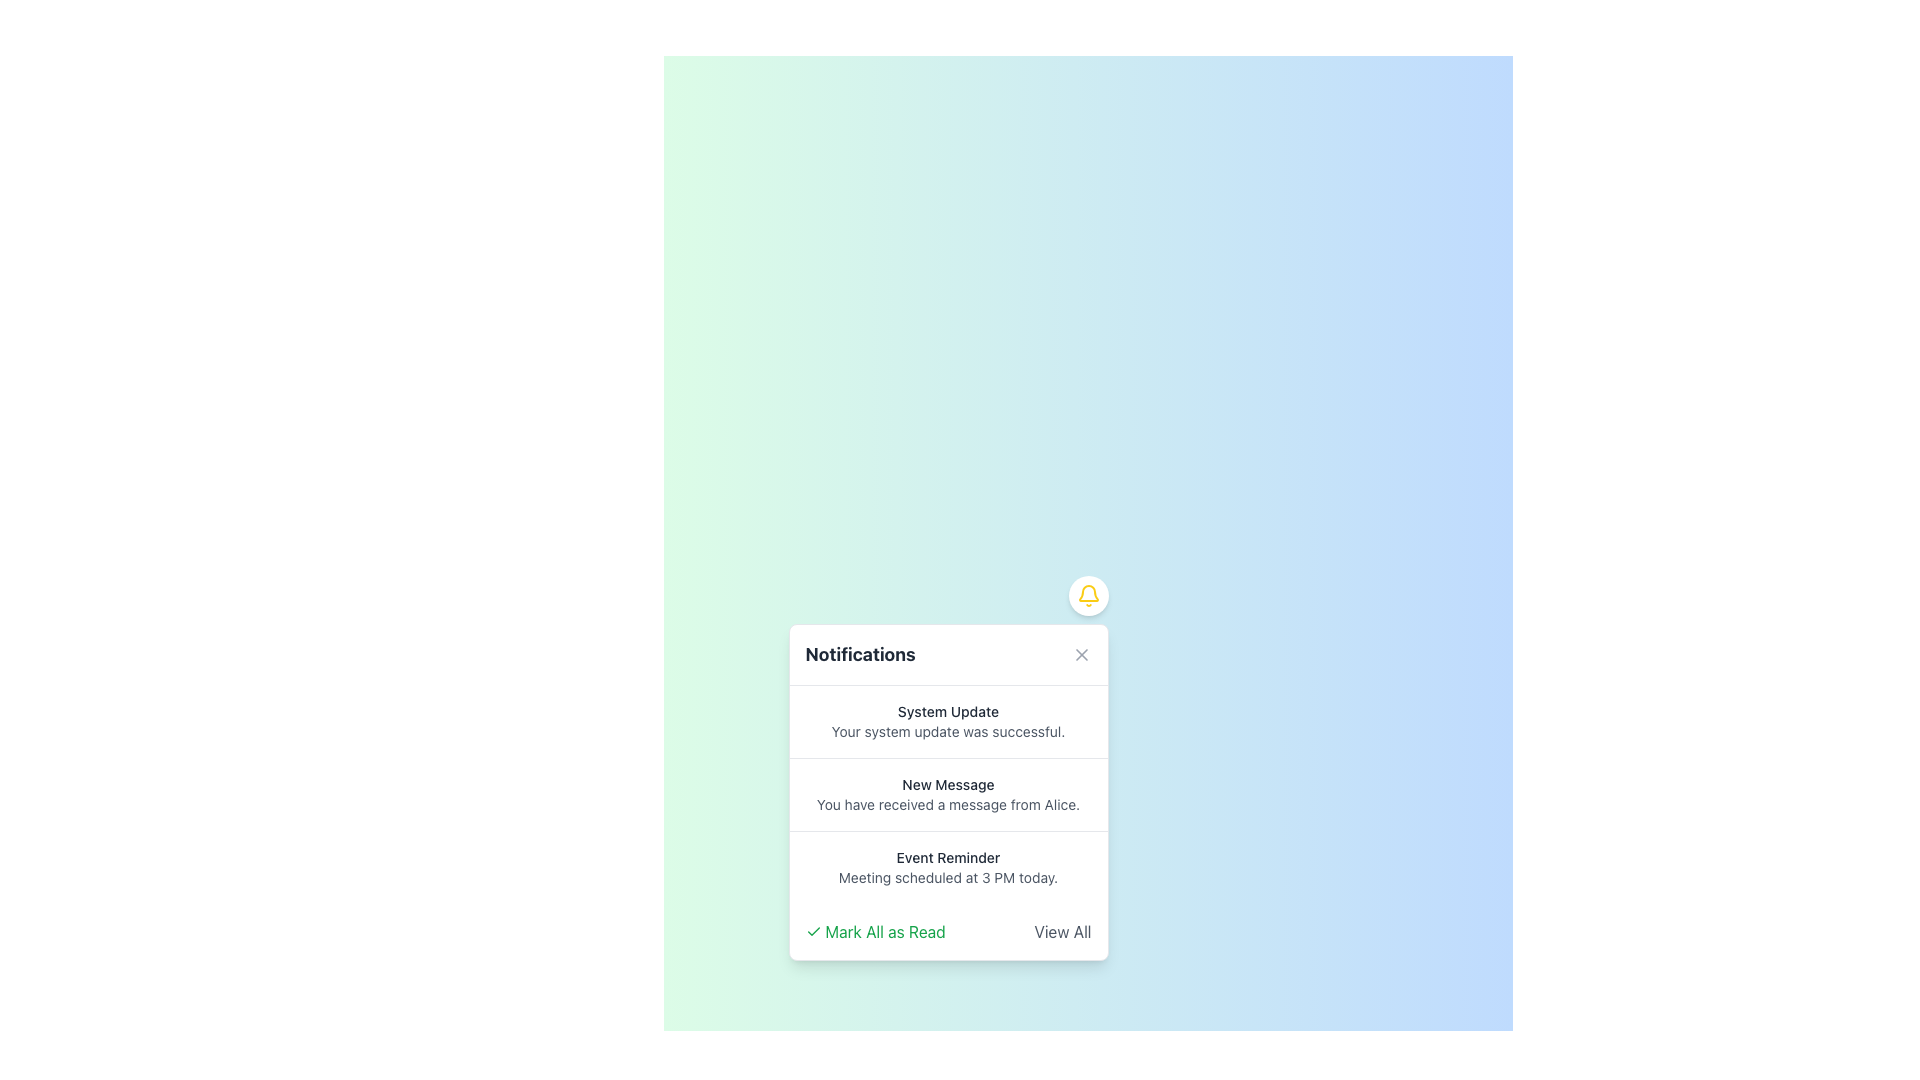  What do you see at coordinates (1080, 655) in the screenshot?
I see `the dismiss button represented as an SVG graphic in the top-right corner of the 'Notifications' card` at bounding box center [1080, 655].